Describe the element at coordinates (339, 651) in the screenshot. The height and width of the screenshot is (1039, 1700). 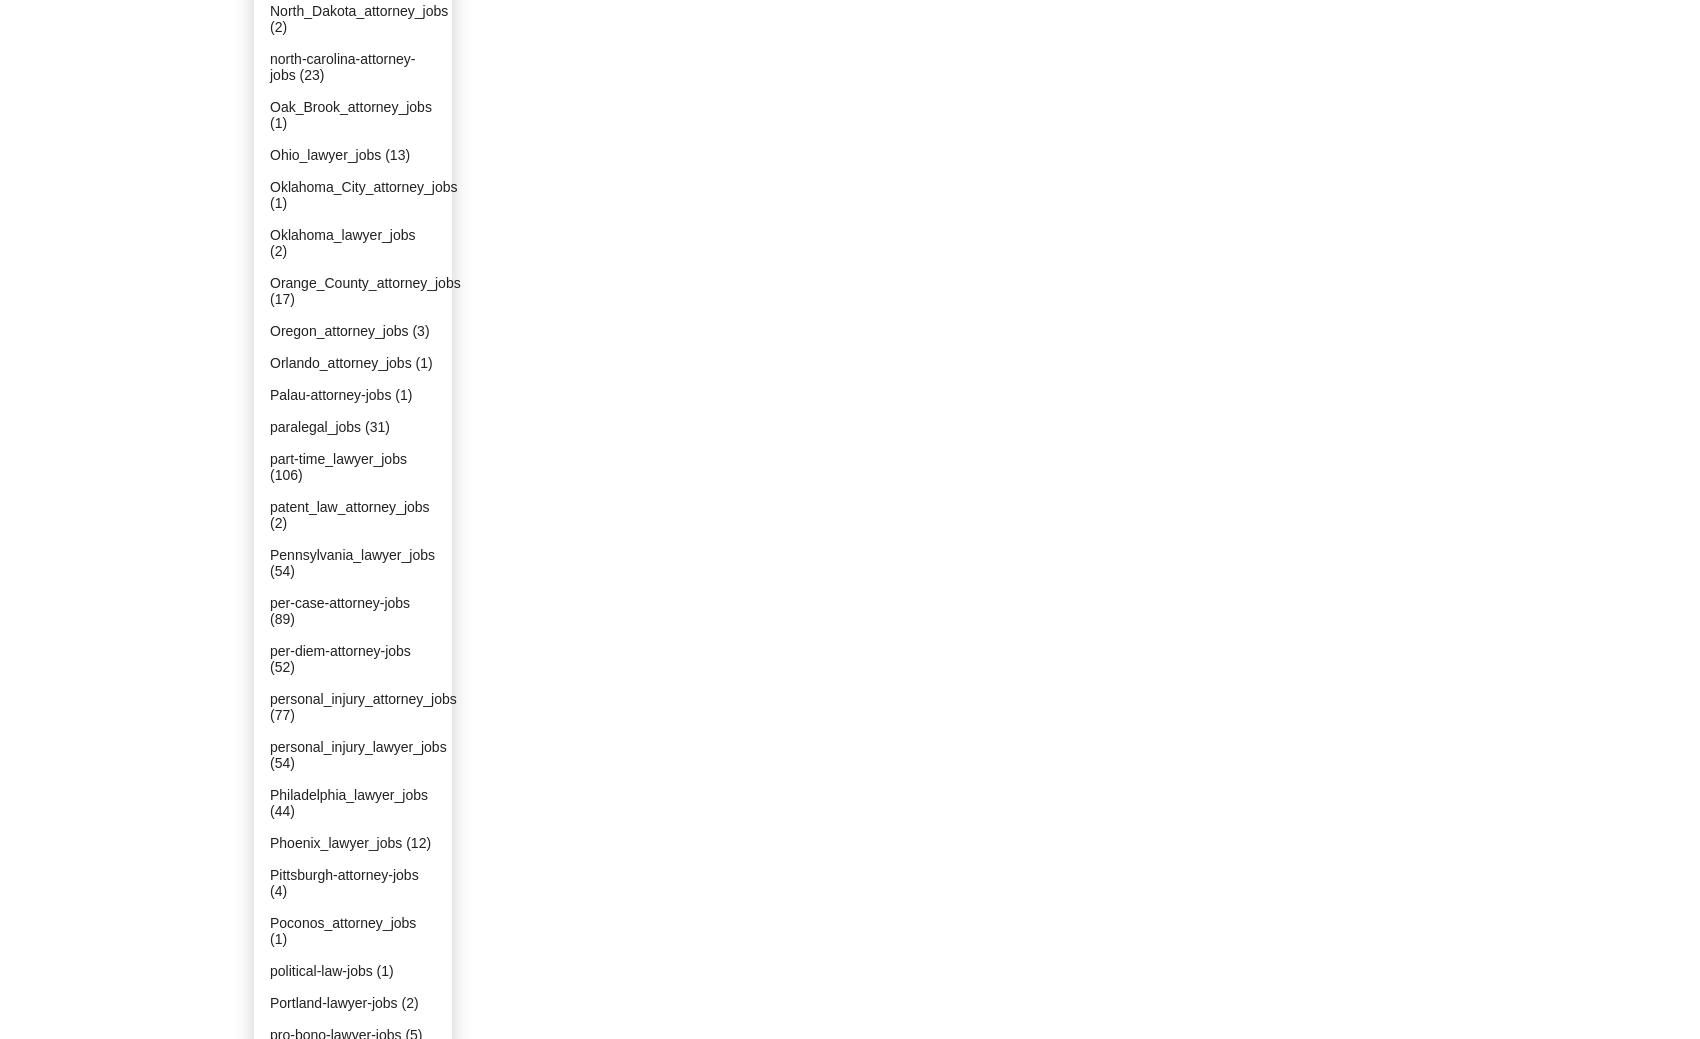
I see `'per-diem-attorney-jobs'` at that location.